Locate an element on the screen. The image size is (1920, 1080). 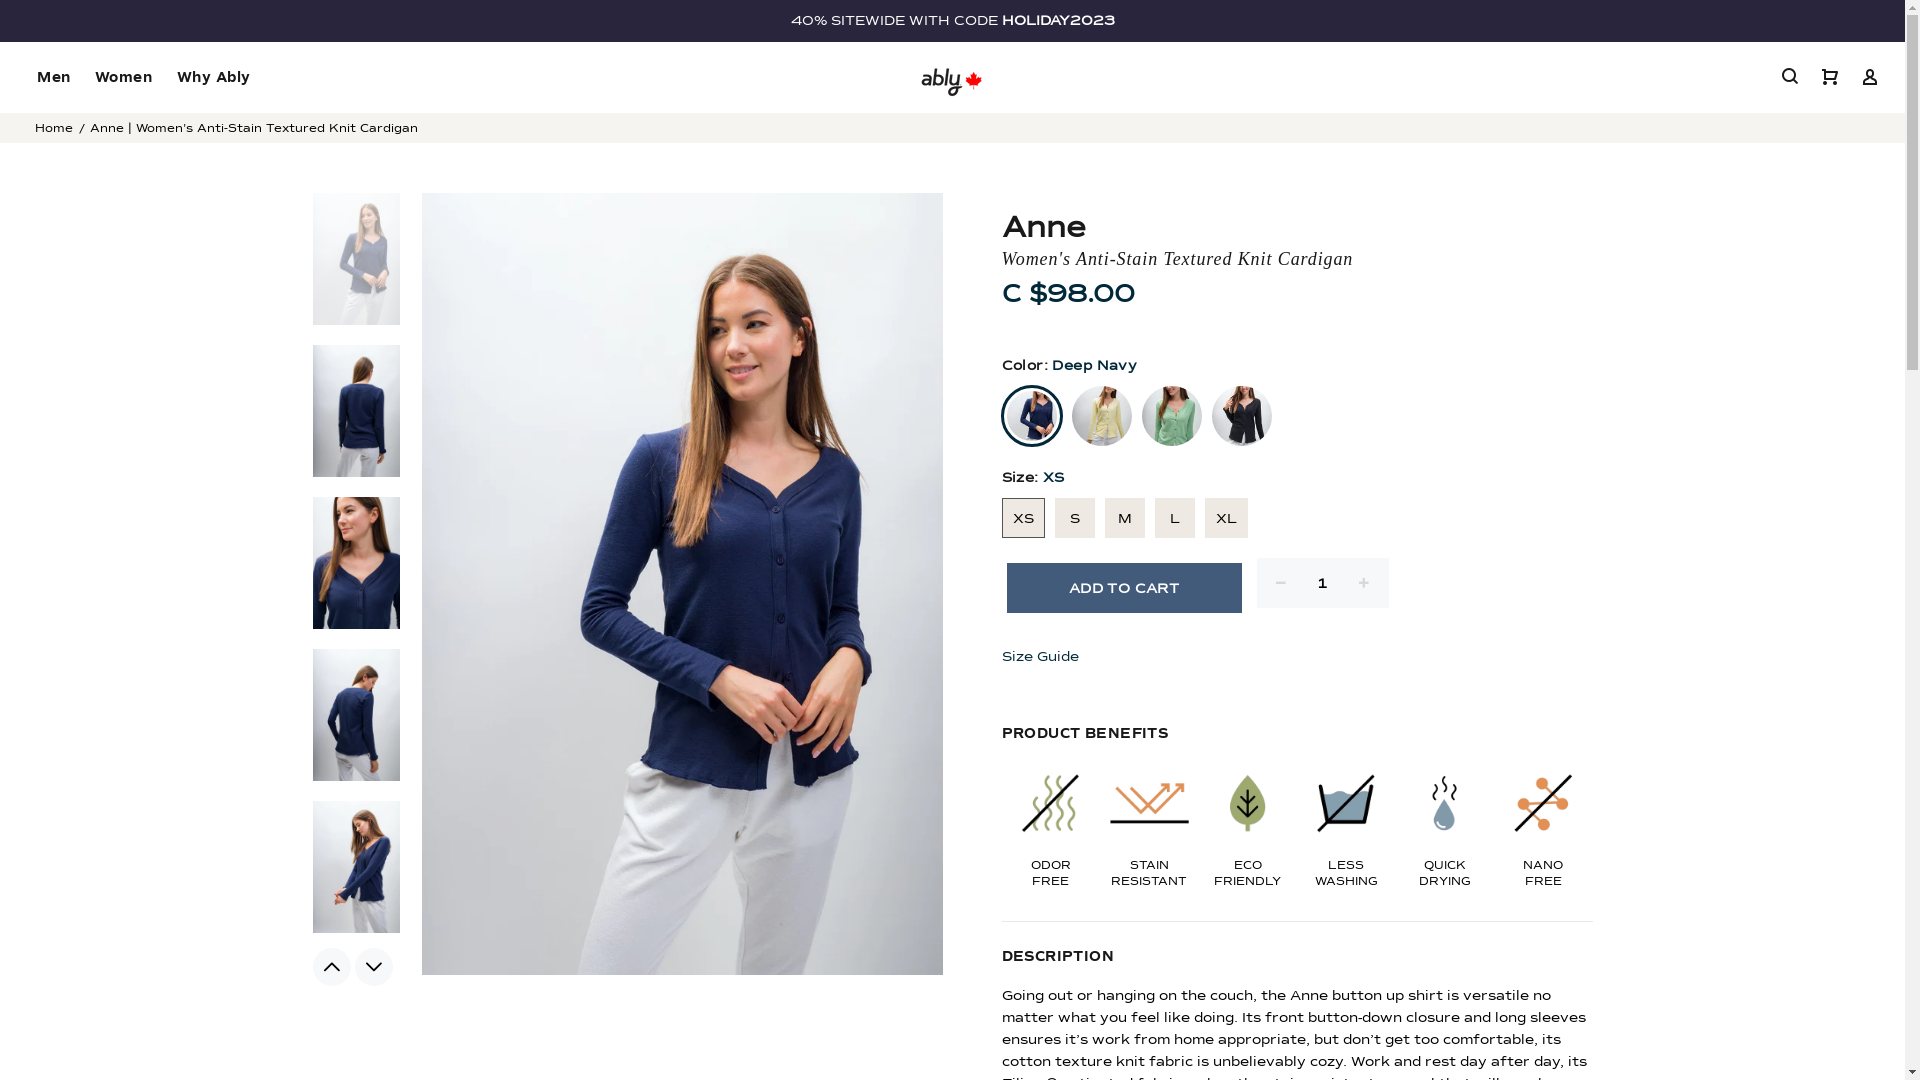
'Basil' is located at coordinates (1171, 415).